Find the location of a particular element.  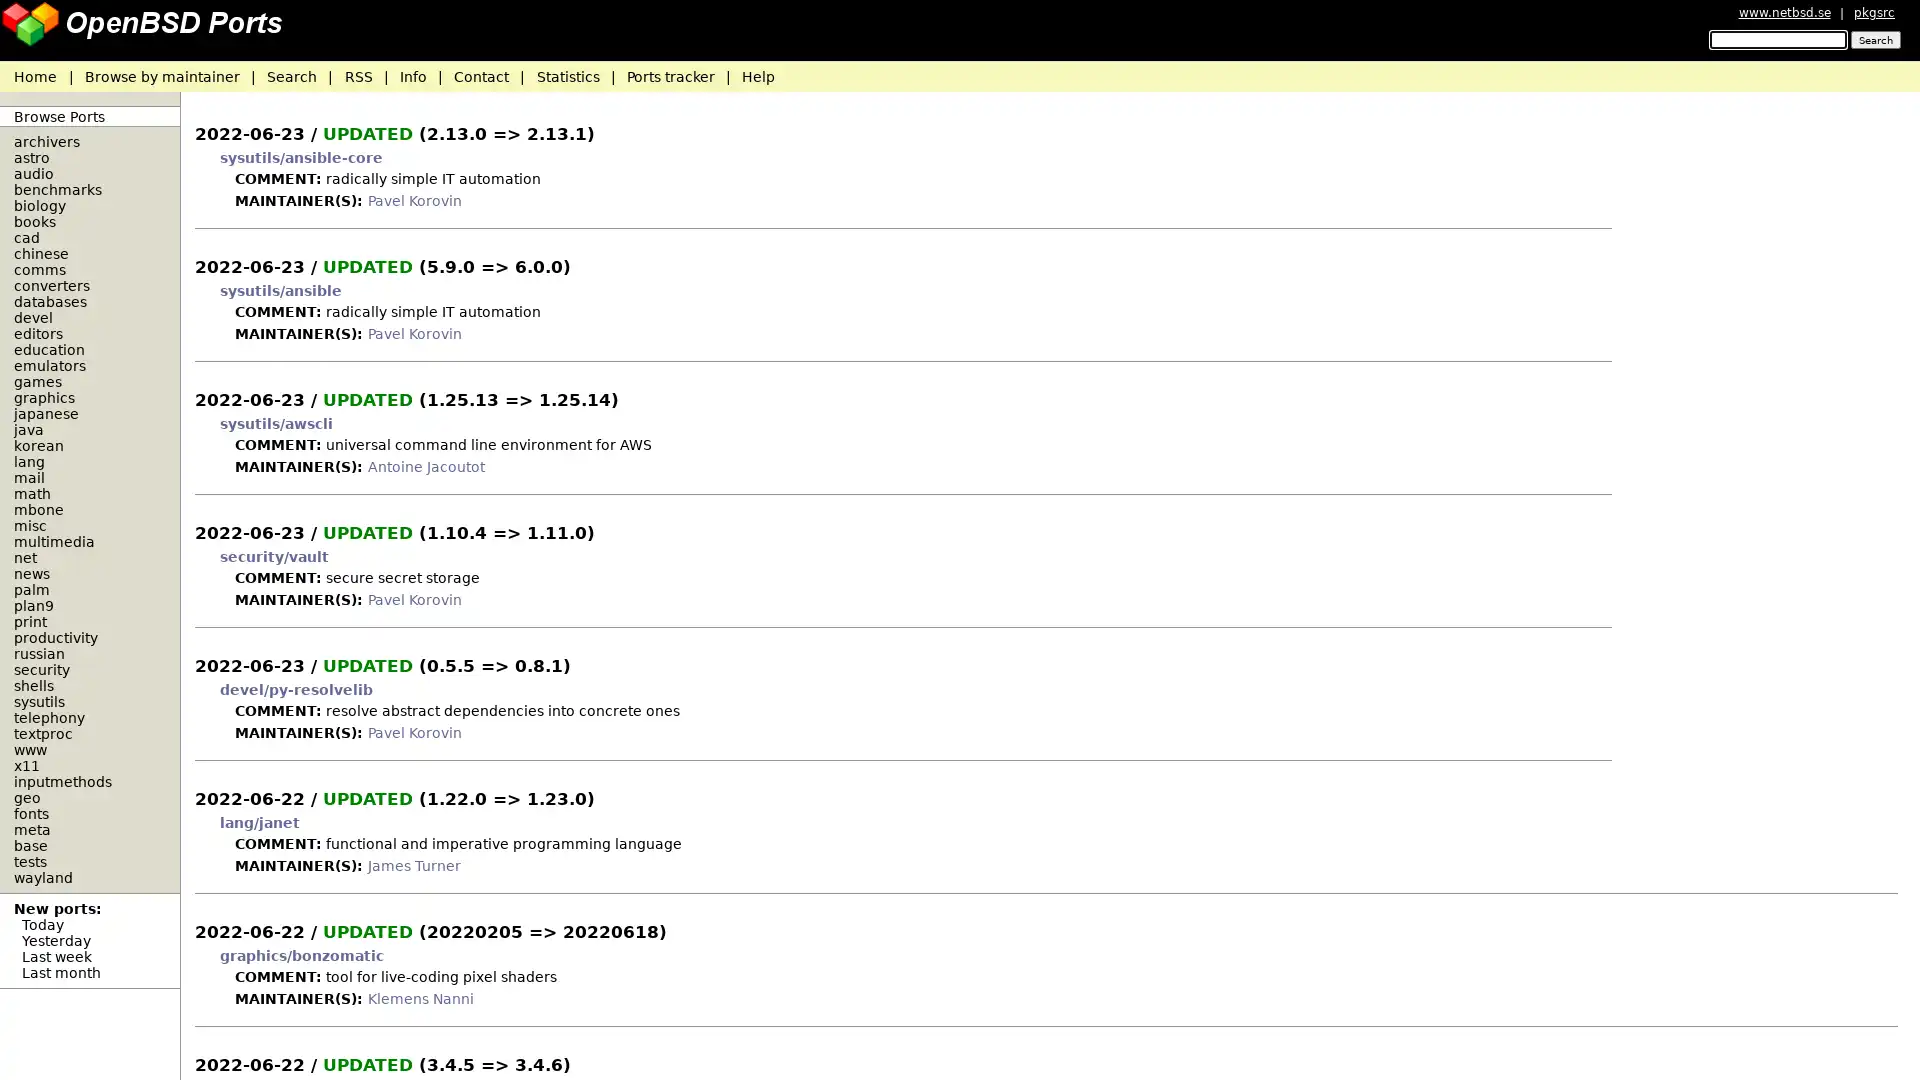

Search is located at coordinates (1874, 39).